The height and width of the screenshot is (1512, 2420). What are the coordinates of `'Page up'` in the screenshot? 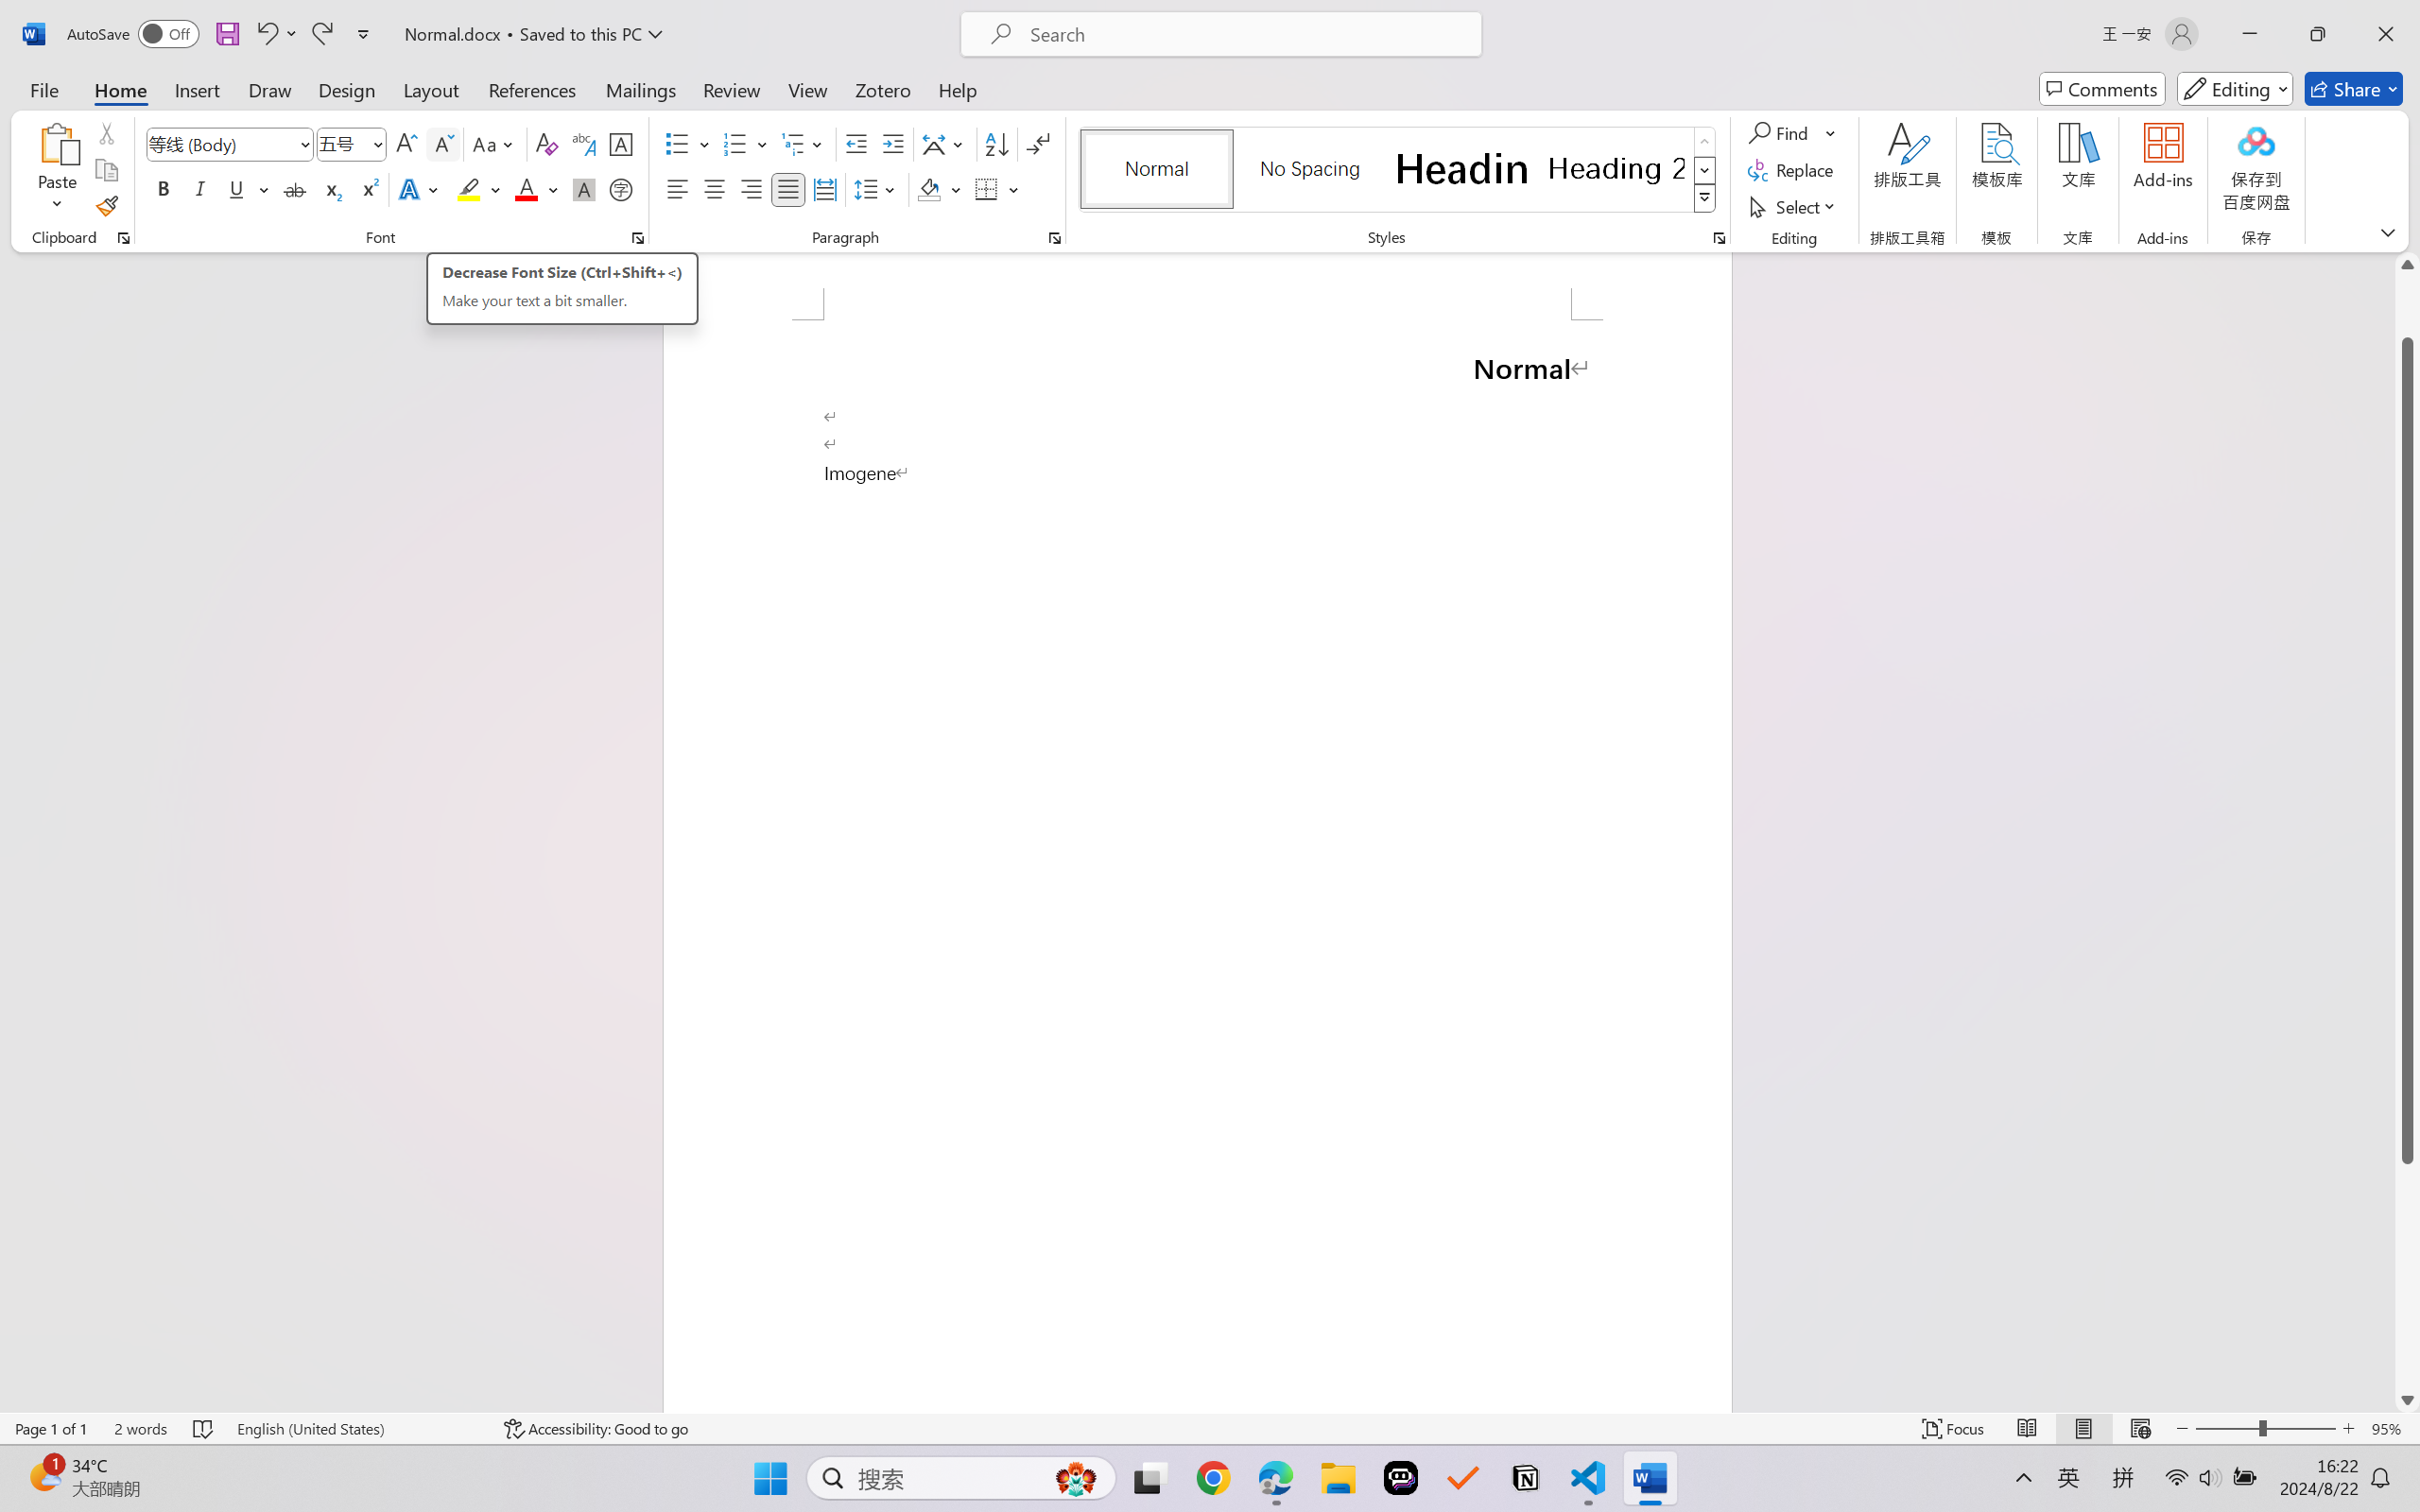 It's located at (2407, 305).